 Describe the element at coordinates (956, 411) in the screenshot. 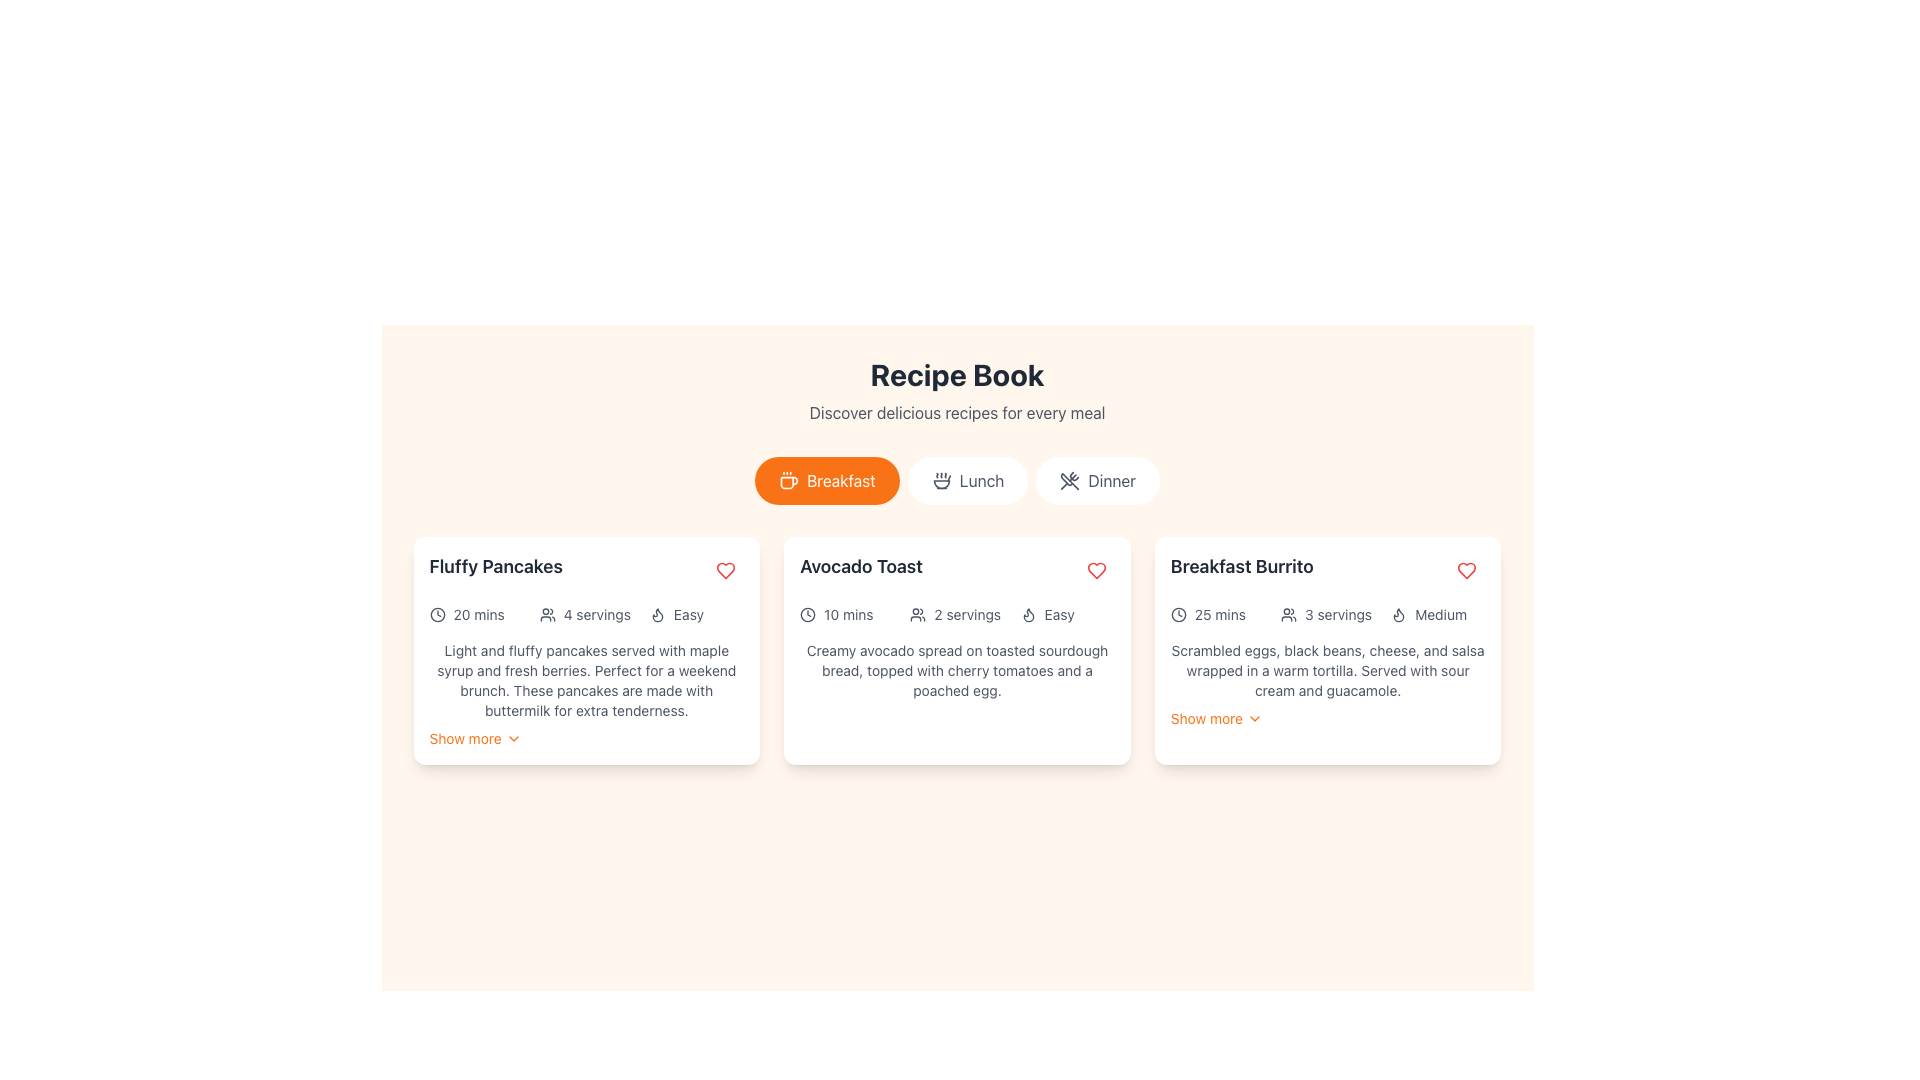

I see `the text segment displaying 'Discover delicious recipes for every meal' which is located directly beneath the 'Recipe Book' heading to trigger any tooltip if applicable` at that location.